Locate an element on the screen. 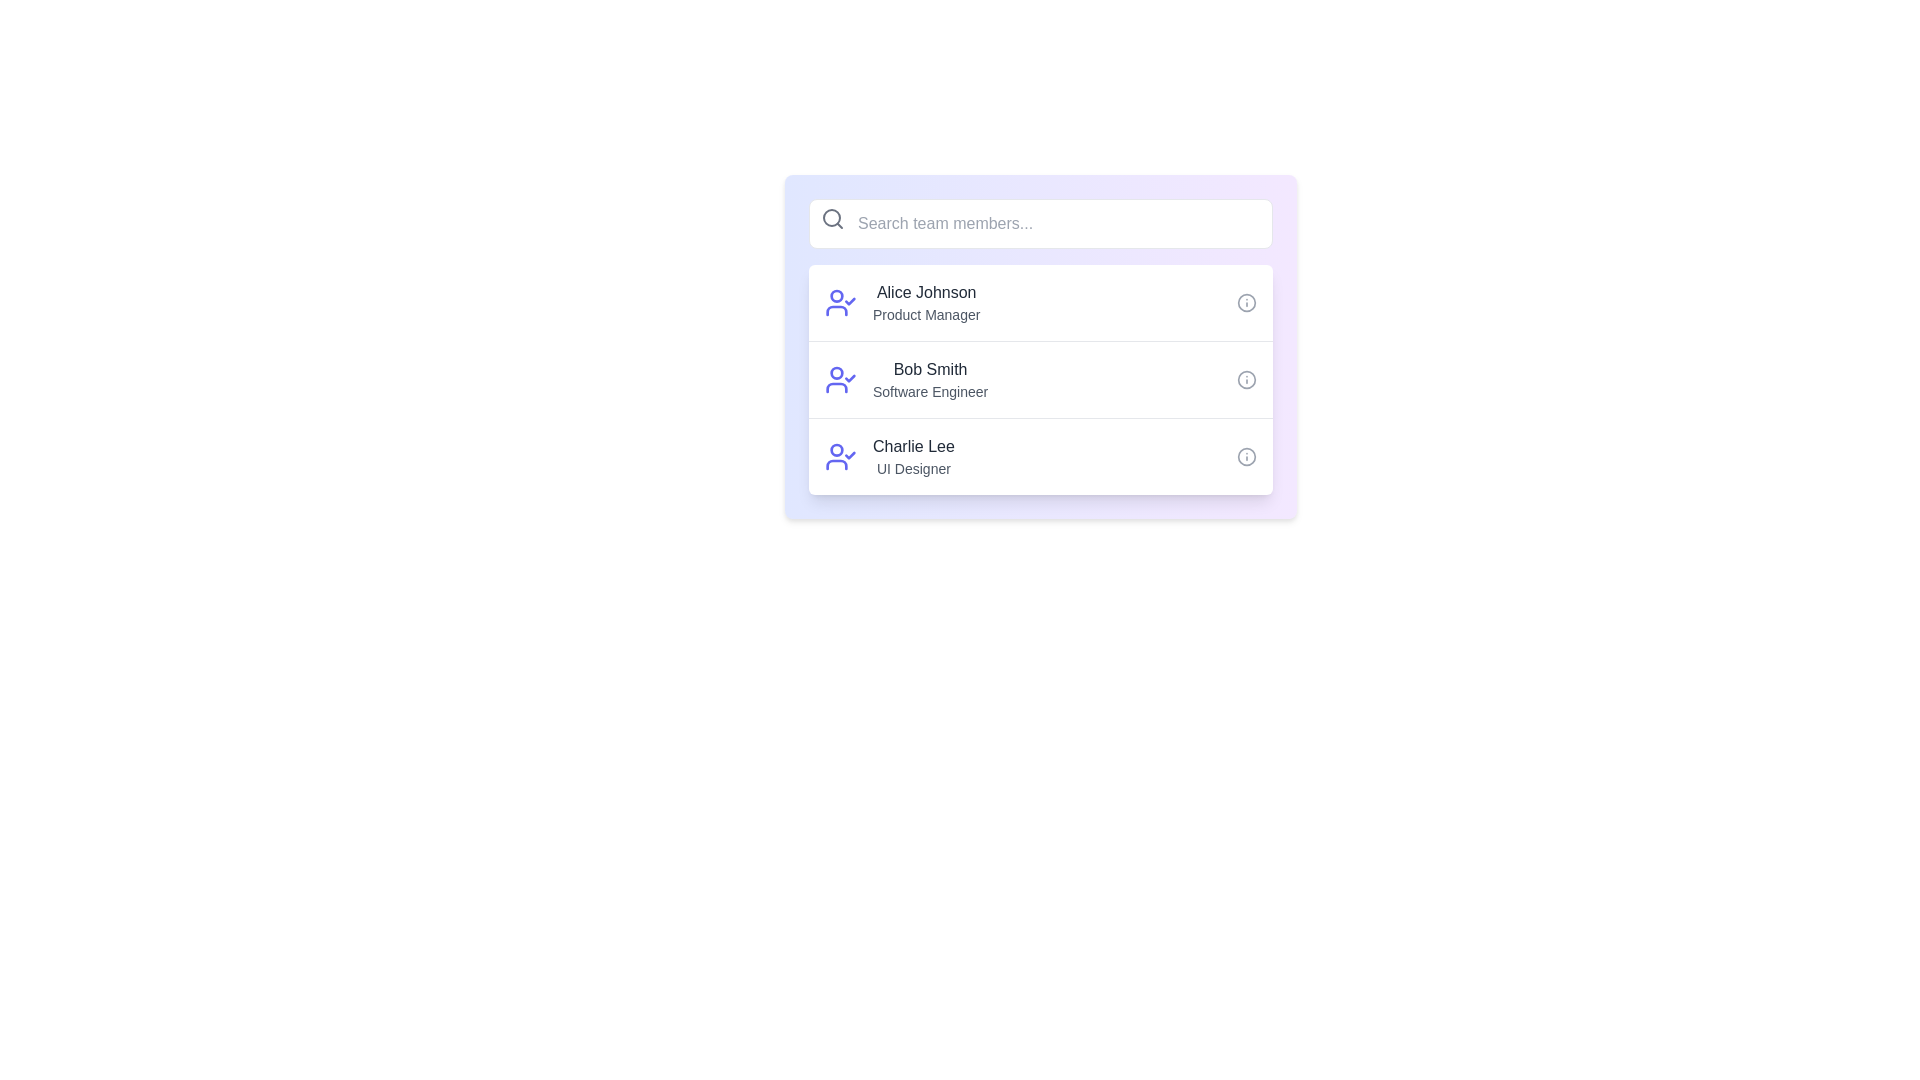 The height and width of the screenshot is (1080, 1920). the SVG Circle that represents the circular lens of the magnifying glass in the search icon located at the top-left corner of the search bar is located at coordinates (831, 218).